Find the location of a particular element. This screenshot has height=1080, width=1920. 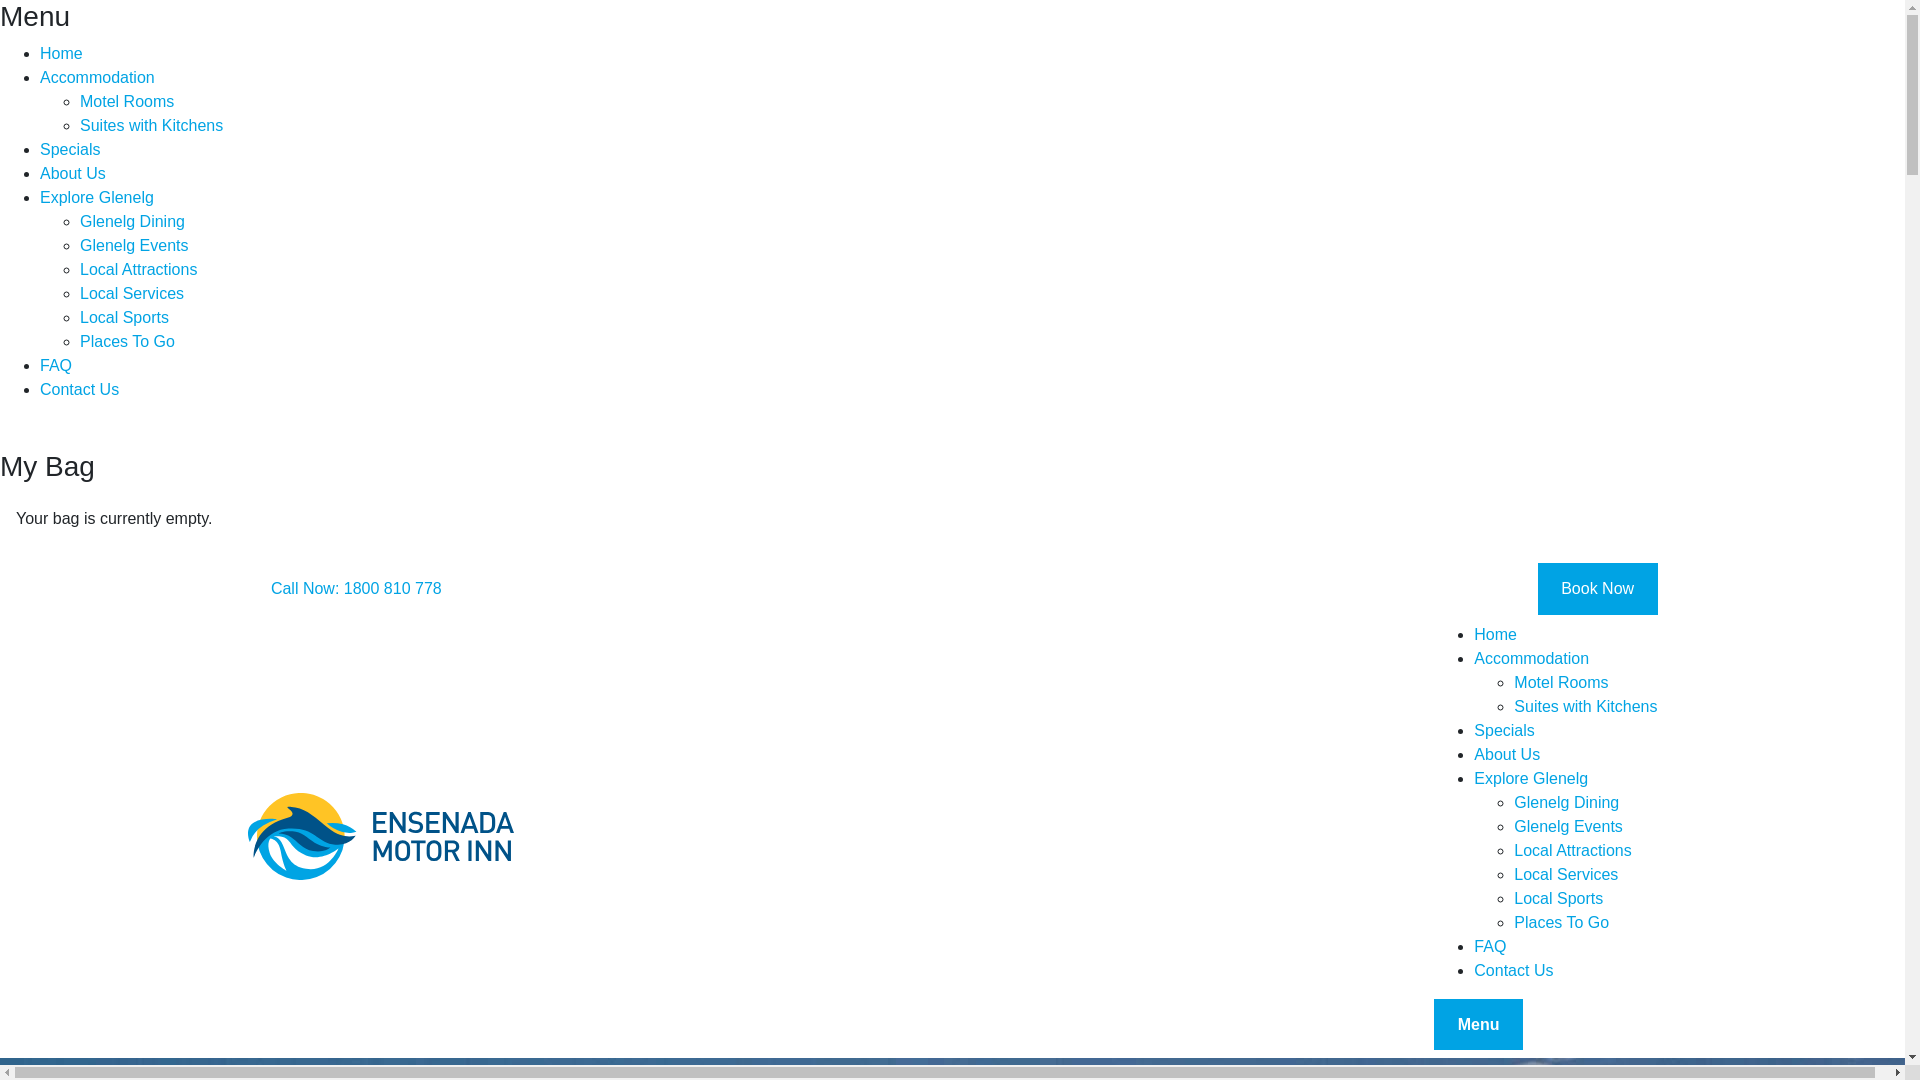

'Local Sports' is located at coordinates (1584, 897).